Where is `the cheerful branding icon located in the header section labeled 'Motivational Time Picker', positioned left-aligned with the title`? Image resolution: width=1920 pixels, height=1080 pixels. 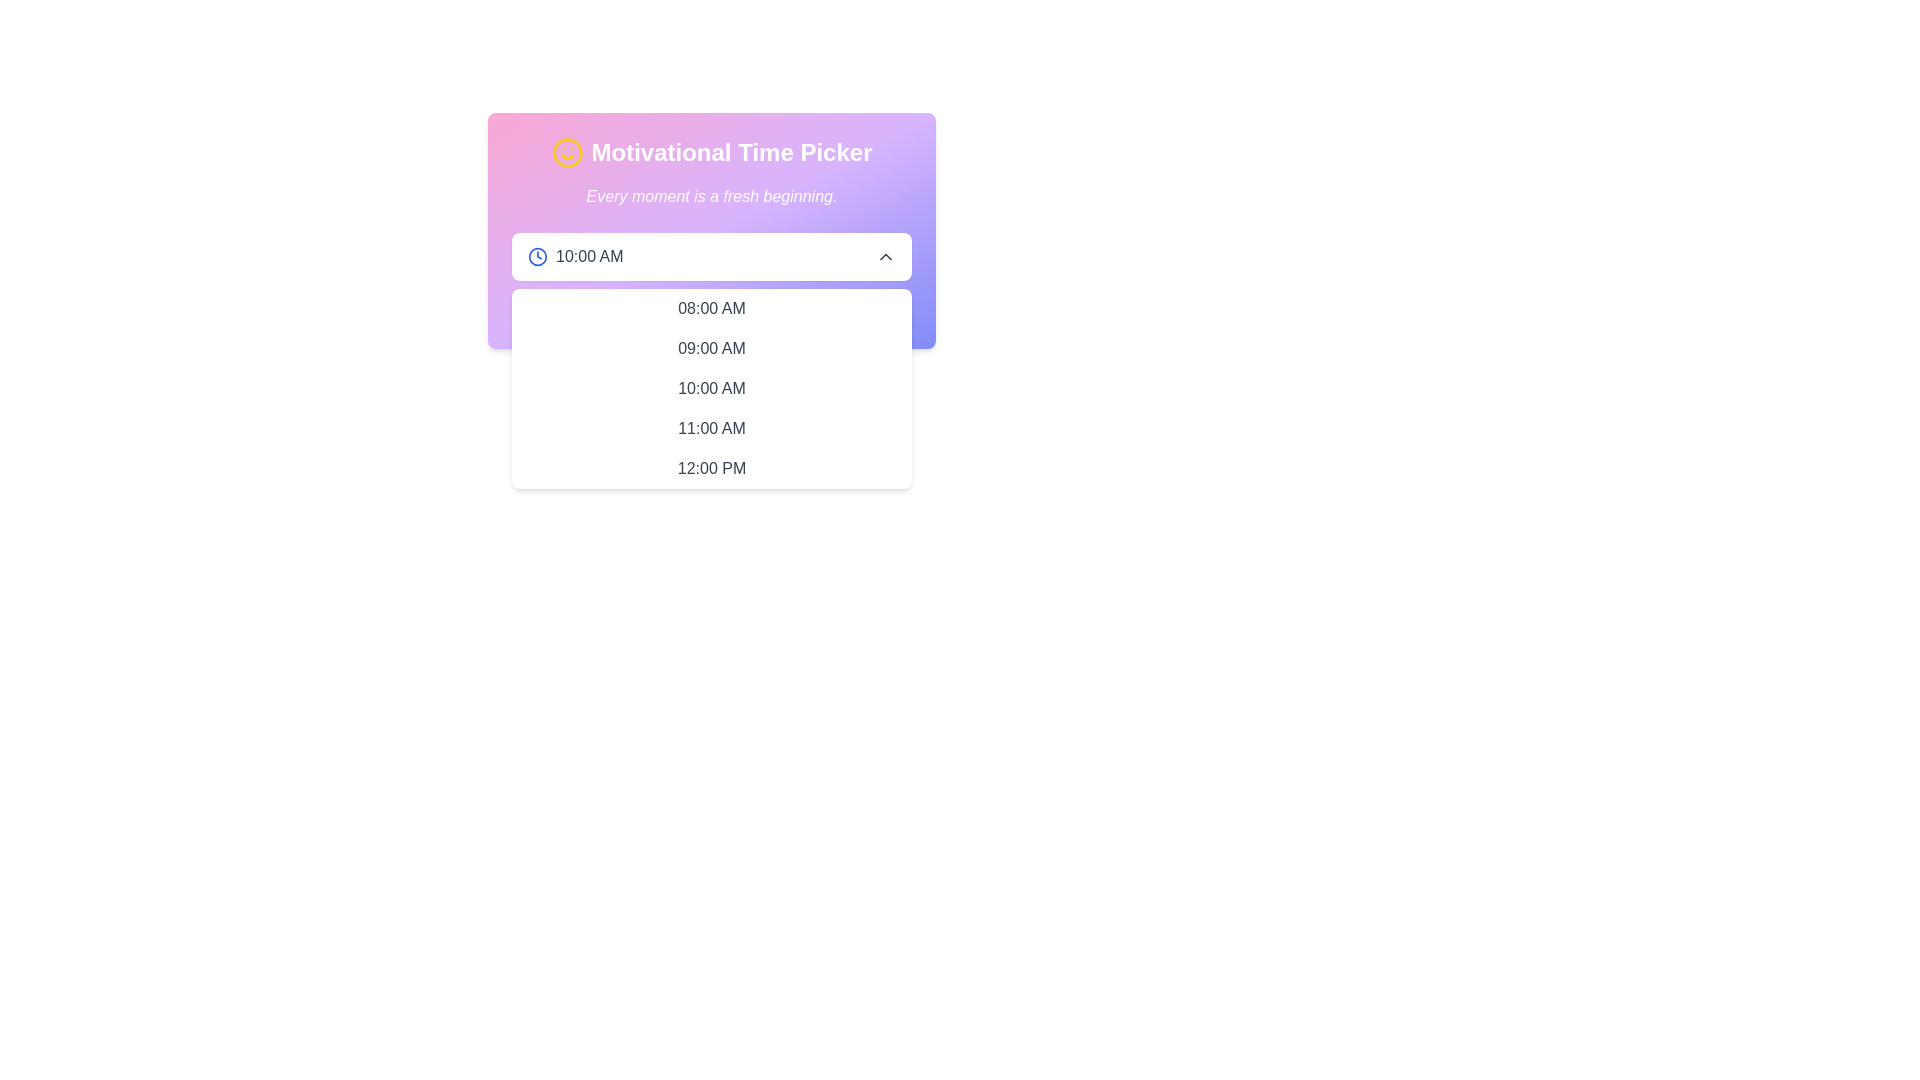
the cheerful branding icon located in the header section labeled 'Motivational Time Picker', positioned left-aligned with the title is located at coordinates (566, 152).